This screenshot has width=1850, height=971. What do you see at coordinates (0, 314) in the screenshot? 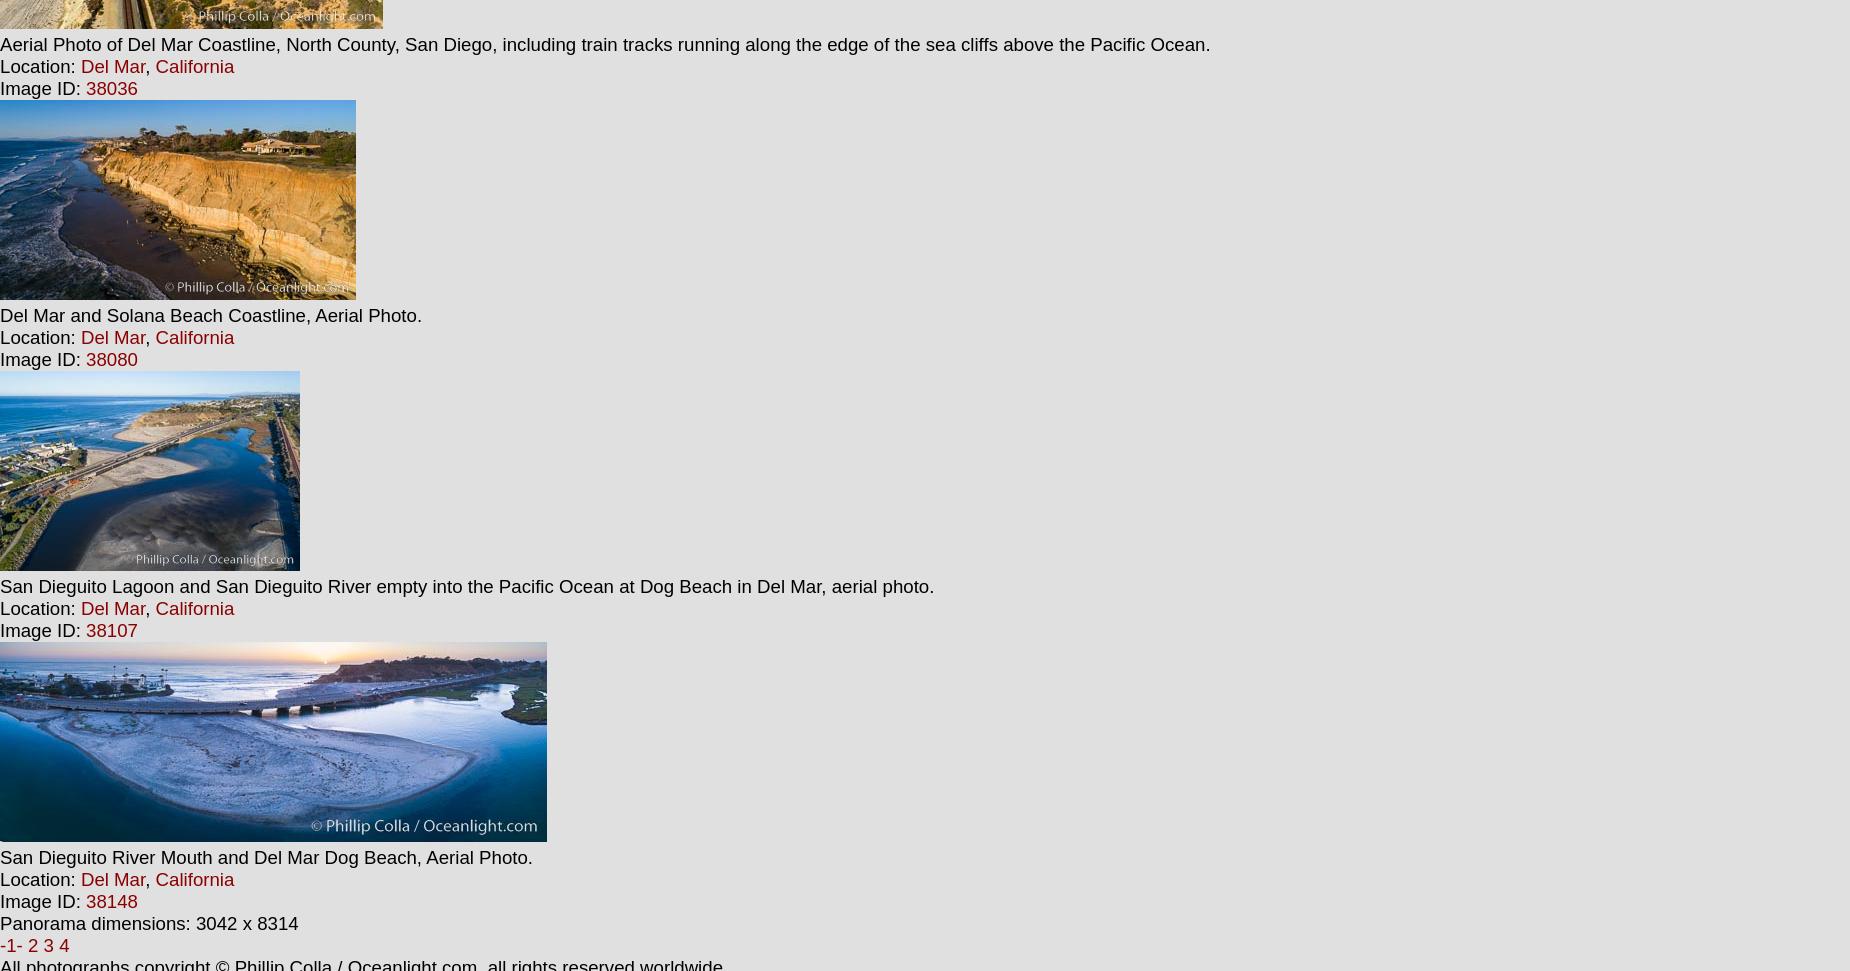
I see `'Del Mar and Solana Beach Coastline, Aerial Photo.'` at bounding box center [0, 314].